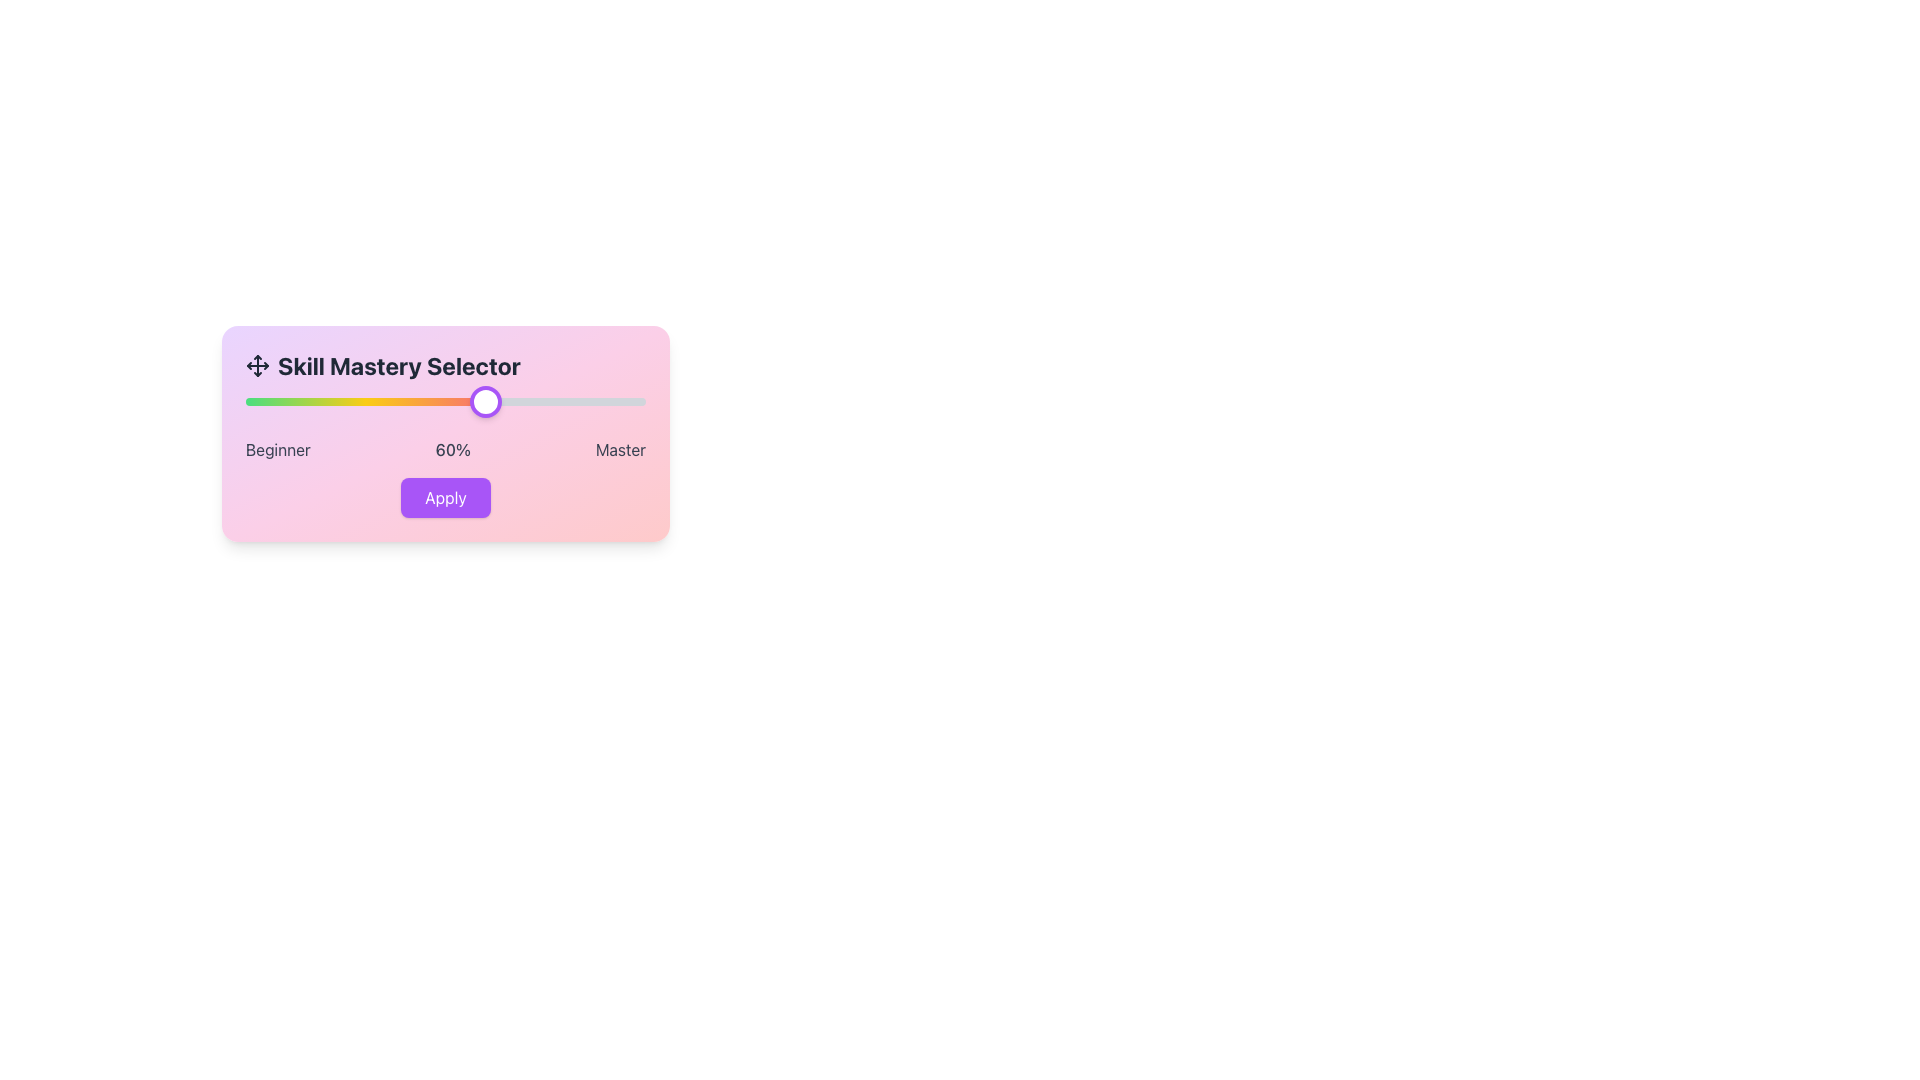 This screenshot has width=1920, height=1080. I want to click on the button with a purple background and white text reading 'Apply', so click(445, 496).